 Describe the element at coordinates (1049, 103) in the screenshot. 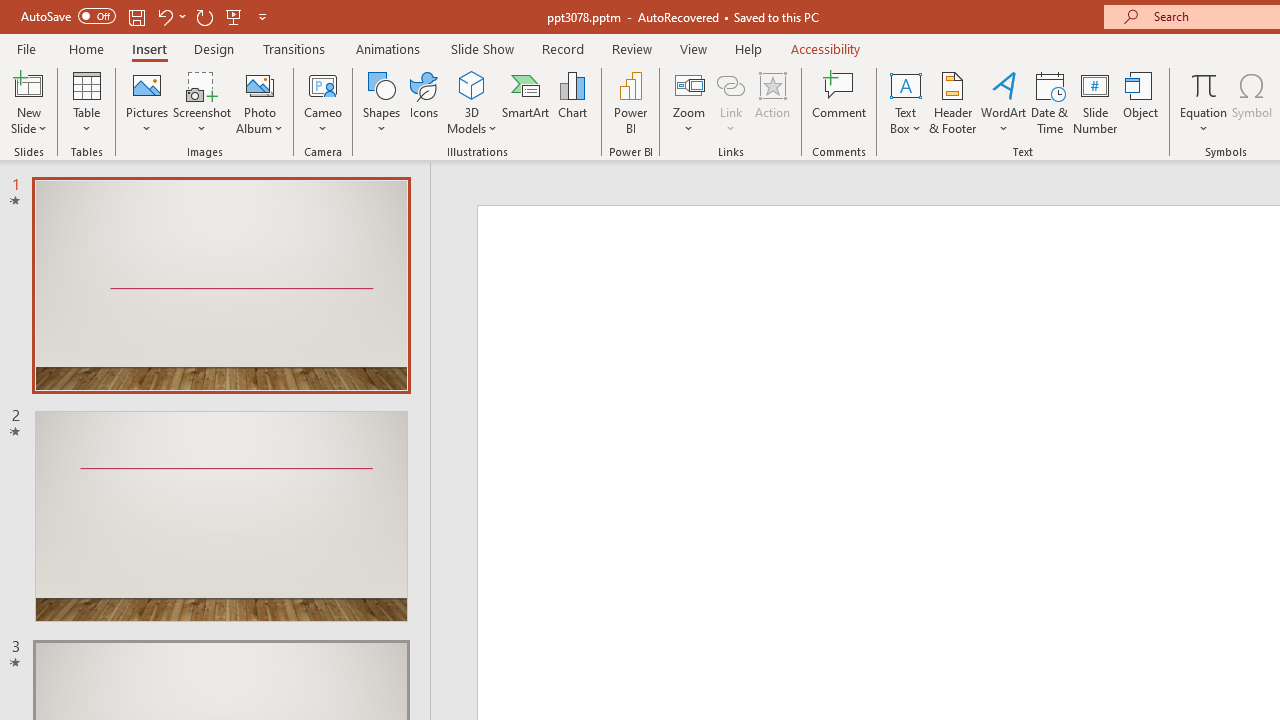

I see `'Date & Time...'` at that location.